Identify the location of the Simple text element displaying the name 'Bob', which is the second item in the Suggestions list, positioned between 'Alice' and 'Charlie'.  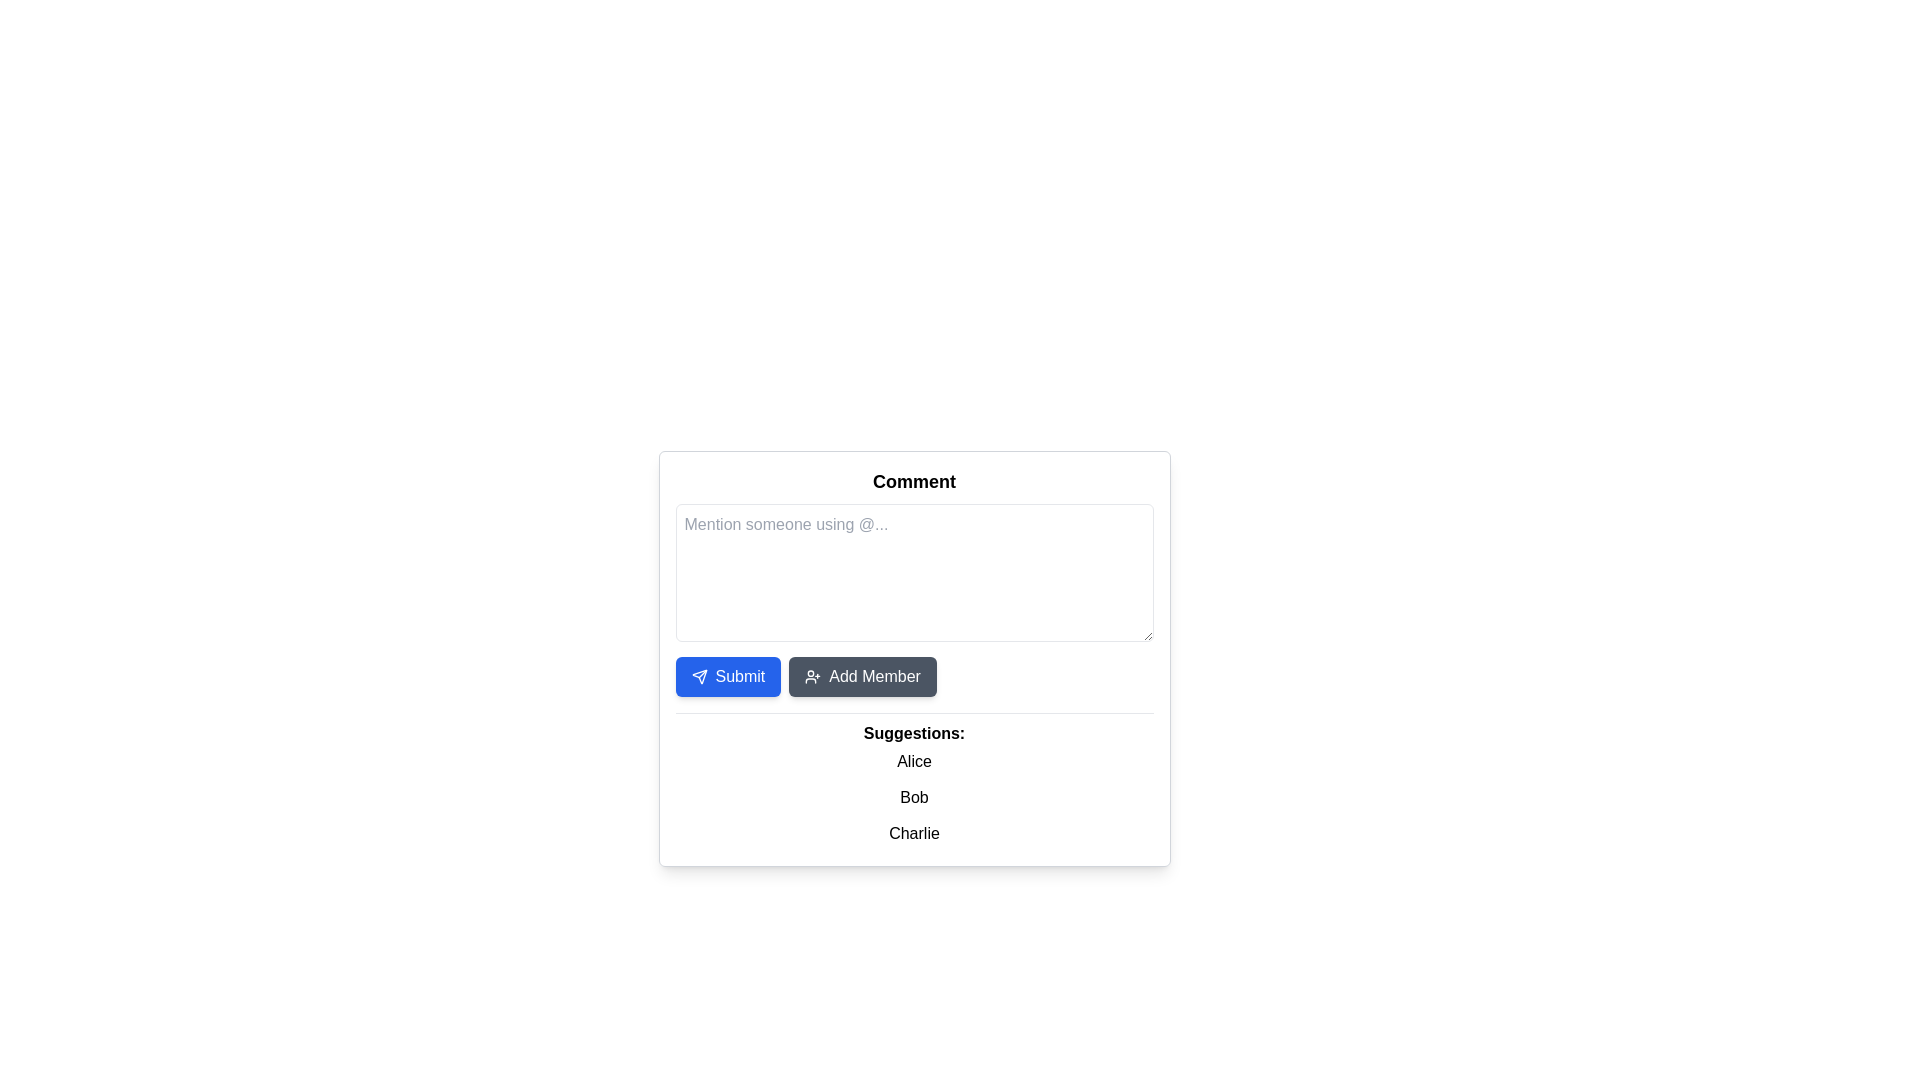
(913, 797).